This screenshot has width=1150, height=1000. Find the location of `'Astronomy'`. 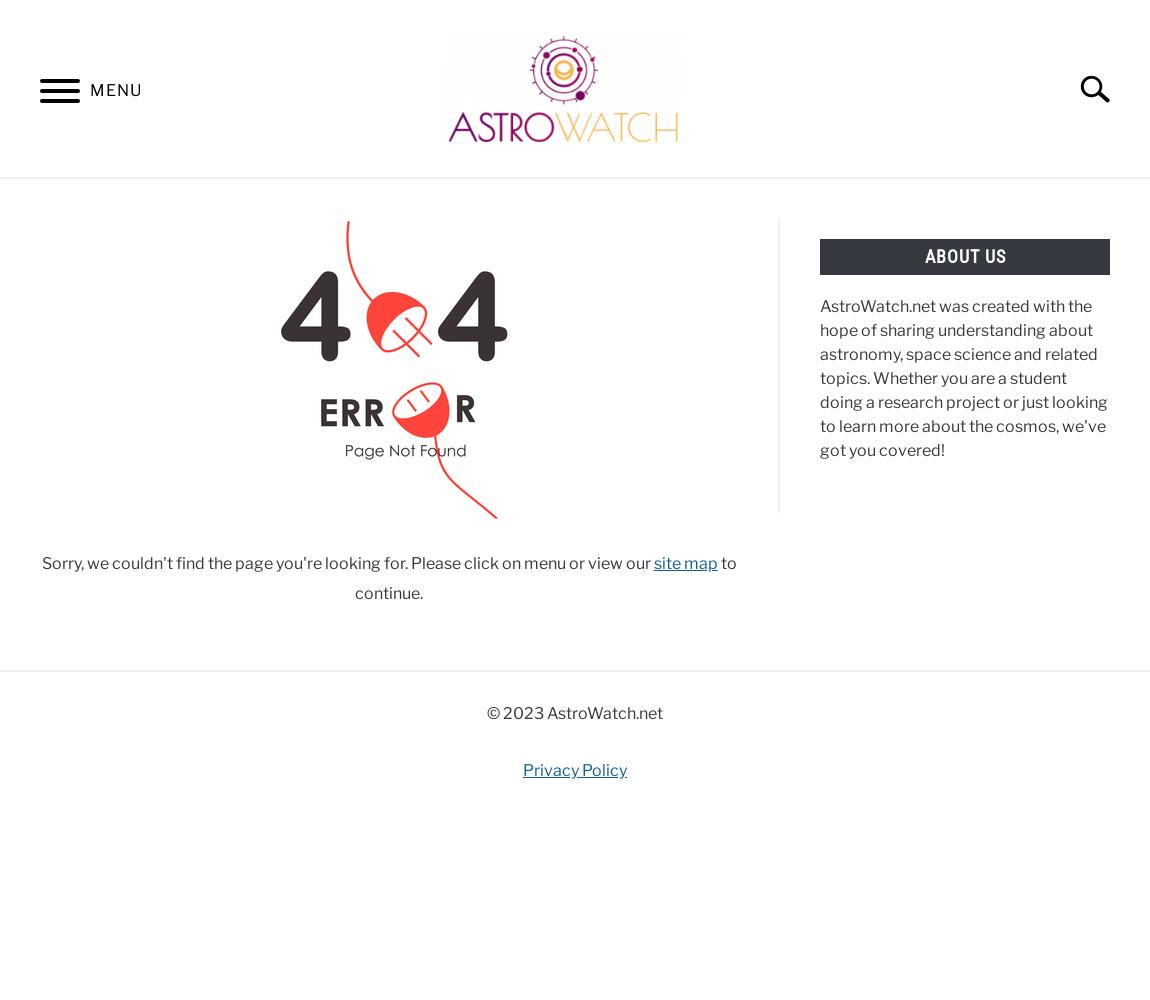

'Astronomy' is located at coordinates (66, 200).